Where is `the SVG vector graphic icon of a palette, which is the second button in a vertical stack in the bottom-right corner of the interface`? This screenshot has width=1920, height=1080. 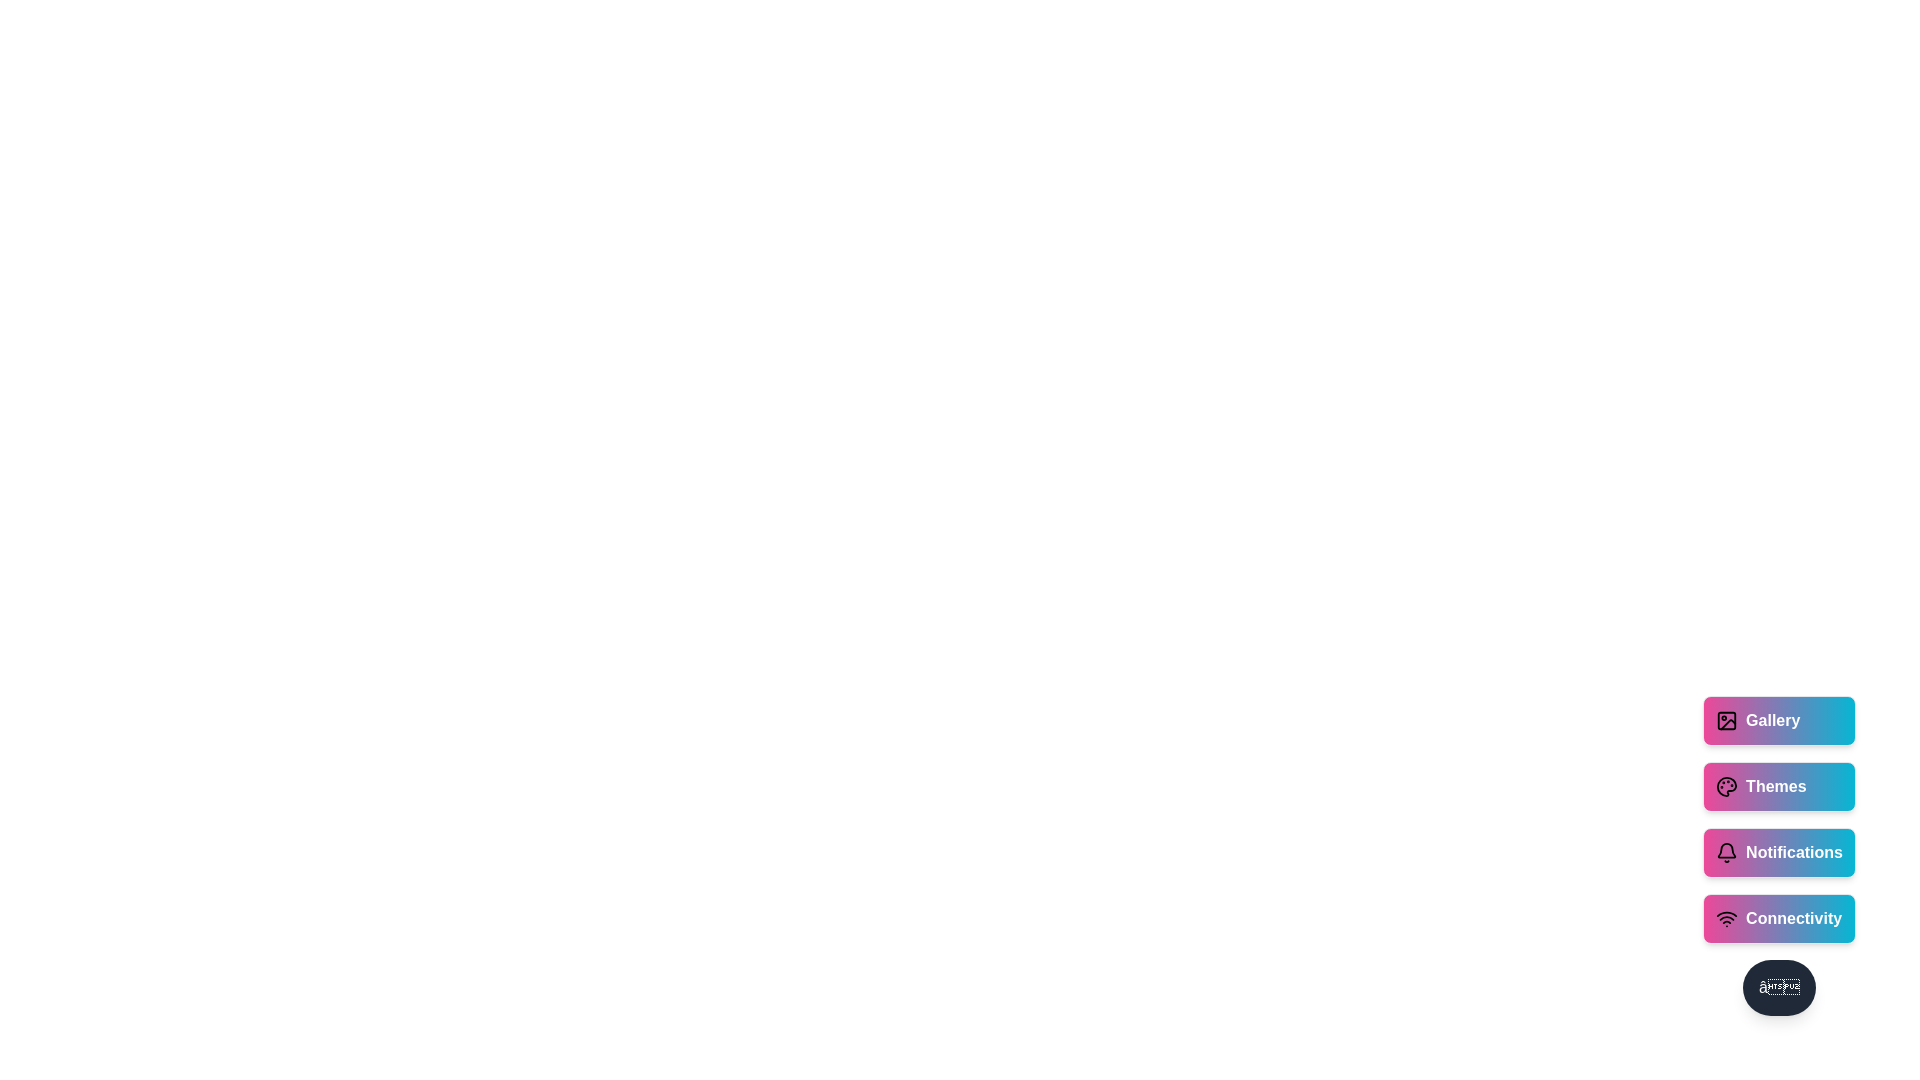 the SVG vector graphic icon of a palette, which is the second button in a vertical stack in the bottom-right corner of the interface is located at coordinates (1726, 785).